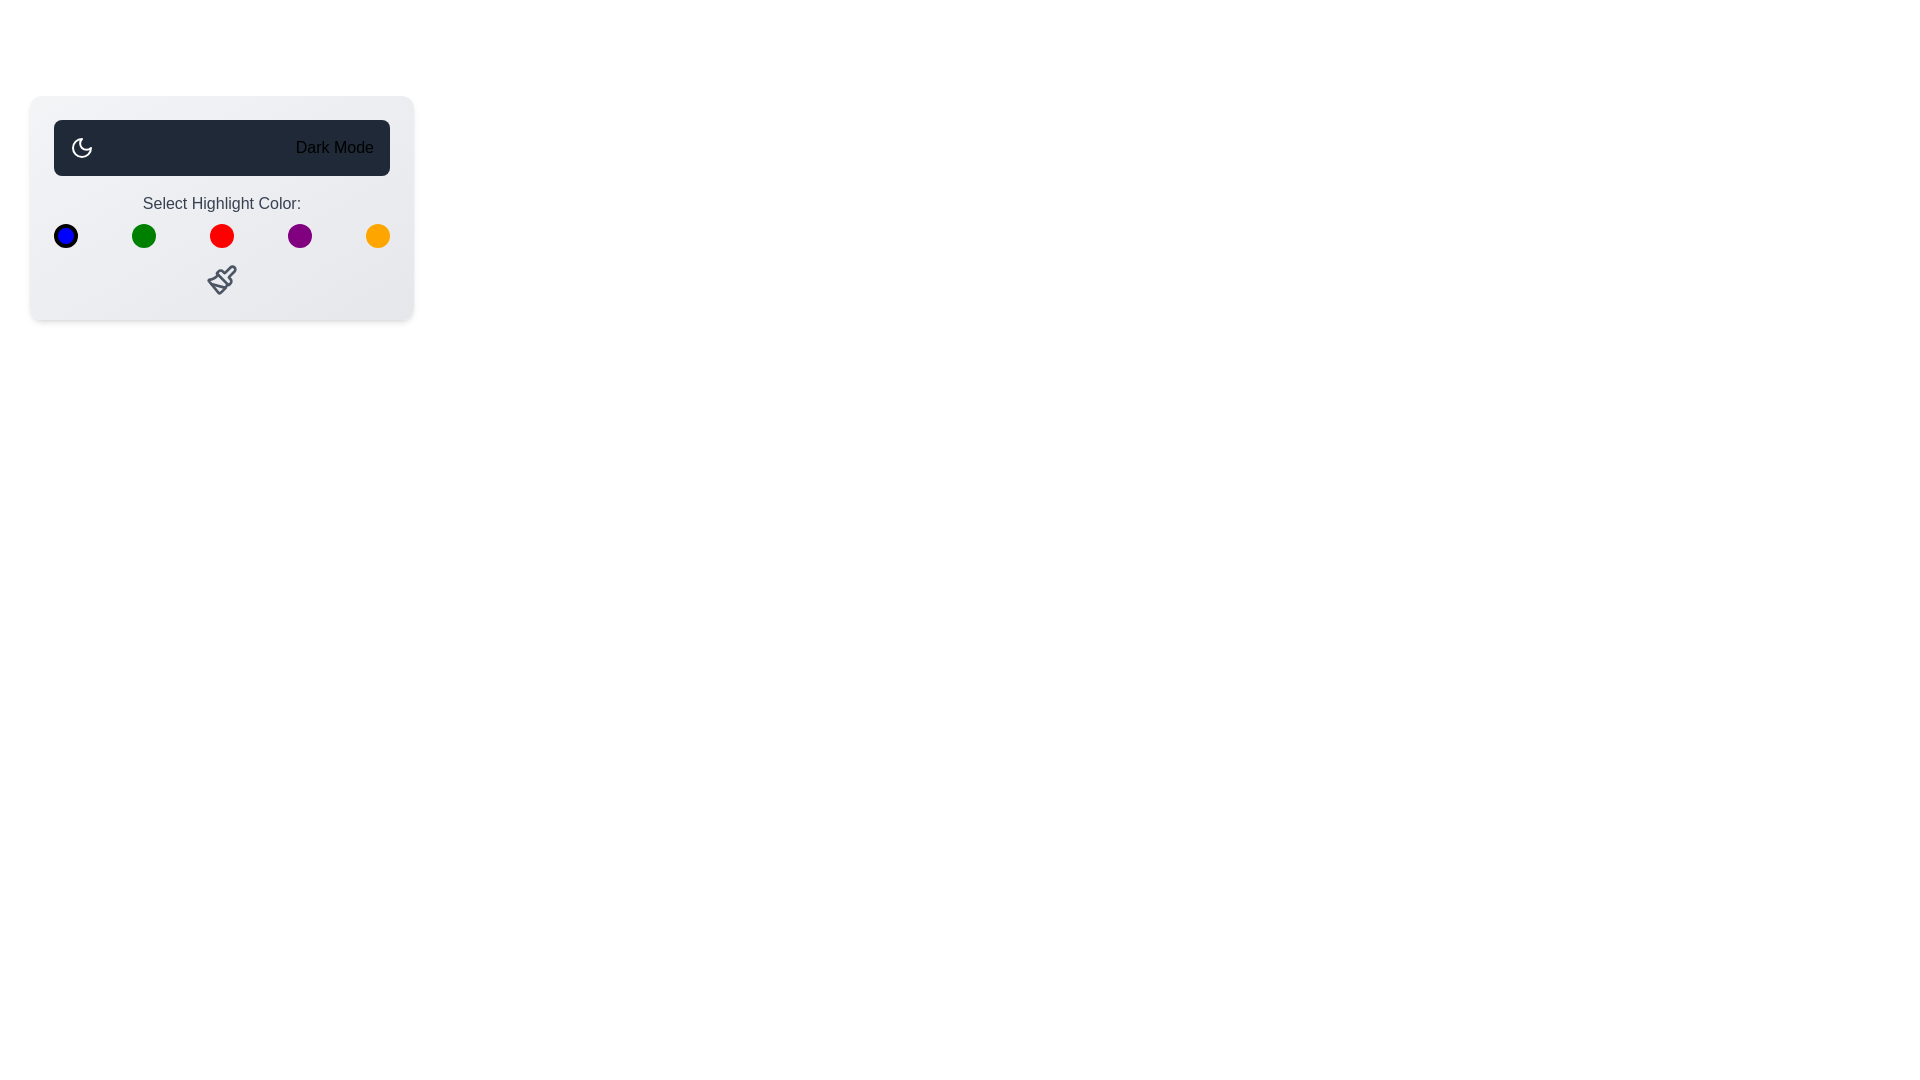 This screenshot has width=1920, height=1080. What do you see at coordinates (80, 146) in the screenshot?
I see `the circular moon icon, which is a visual indicator for 'Dark Mode', located on the left side of the text element labeled 'Dark Mode'` at bounding box center [80, 146].